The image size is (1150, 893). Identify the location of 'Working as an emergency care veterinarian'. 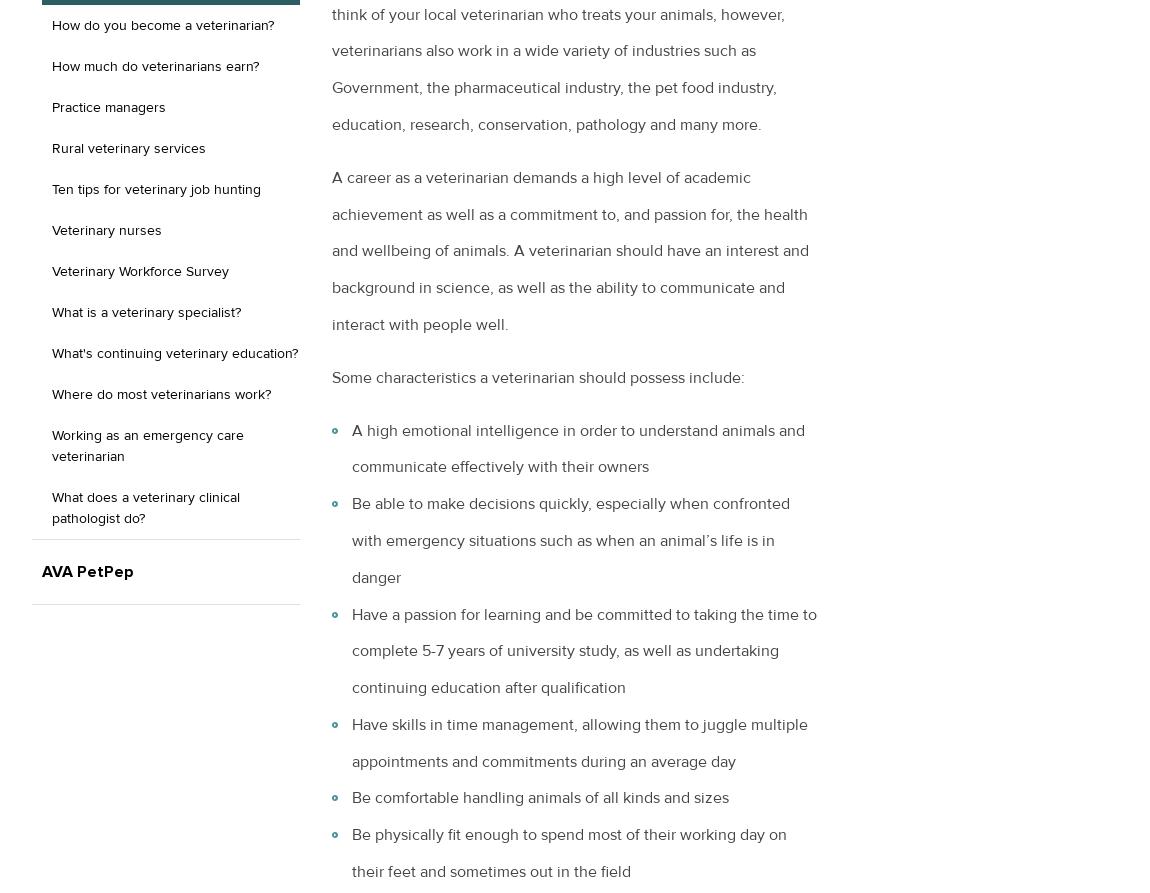
(50, 445).